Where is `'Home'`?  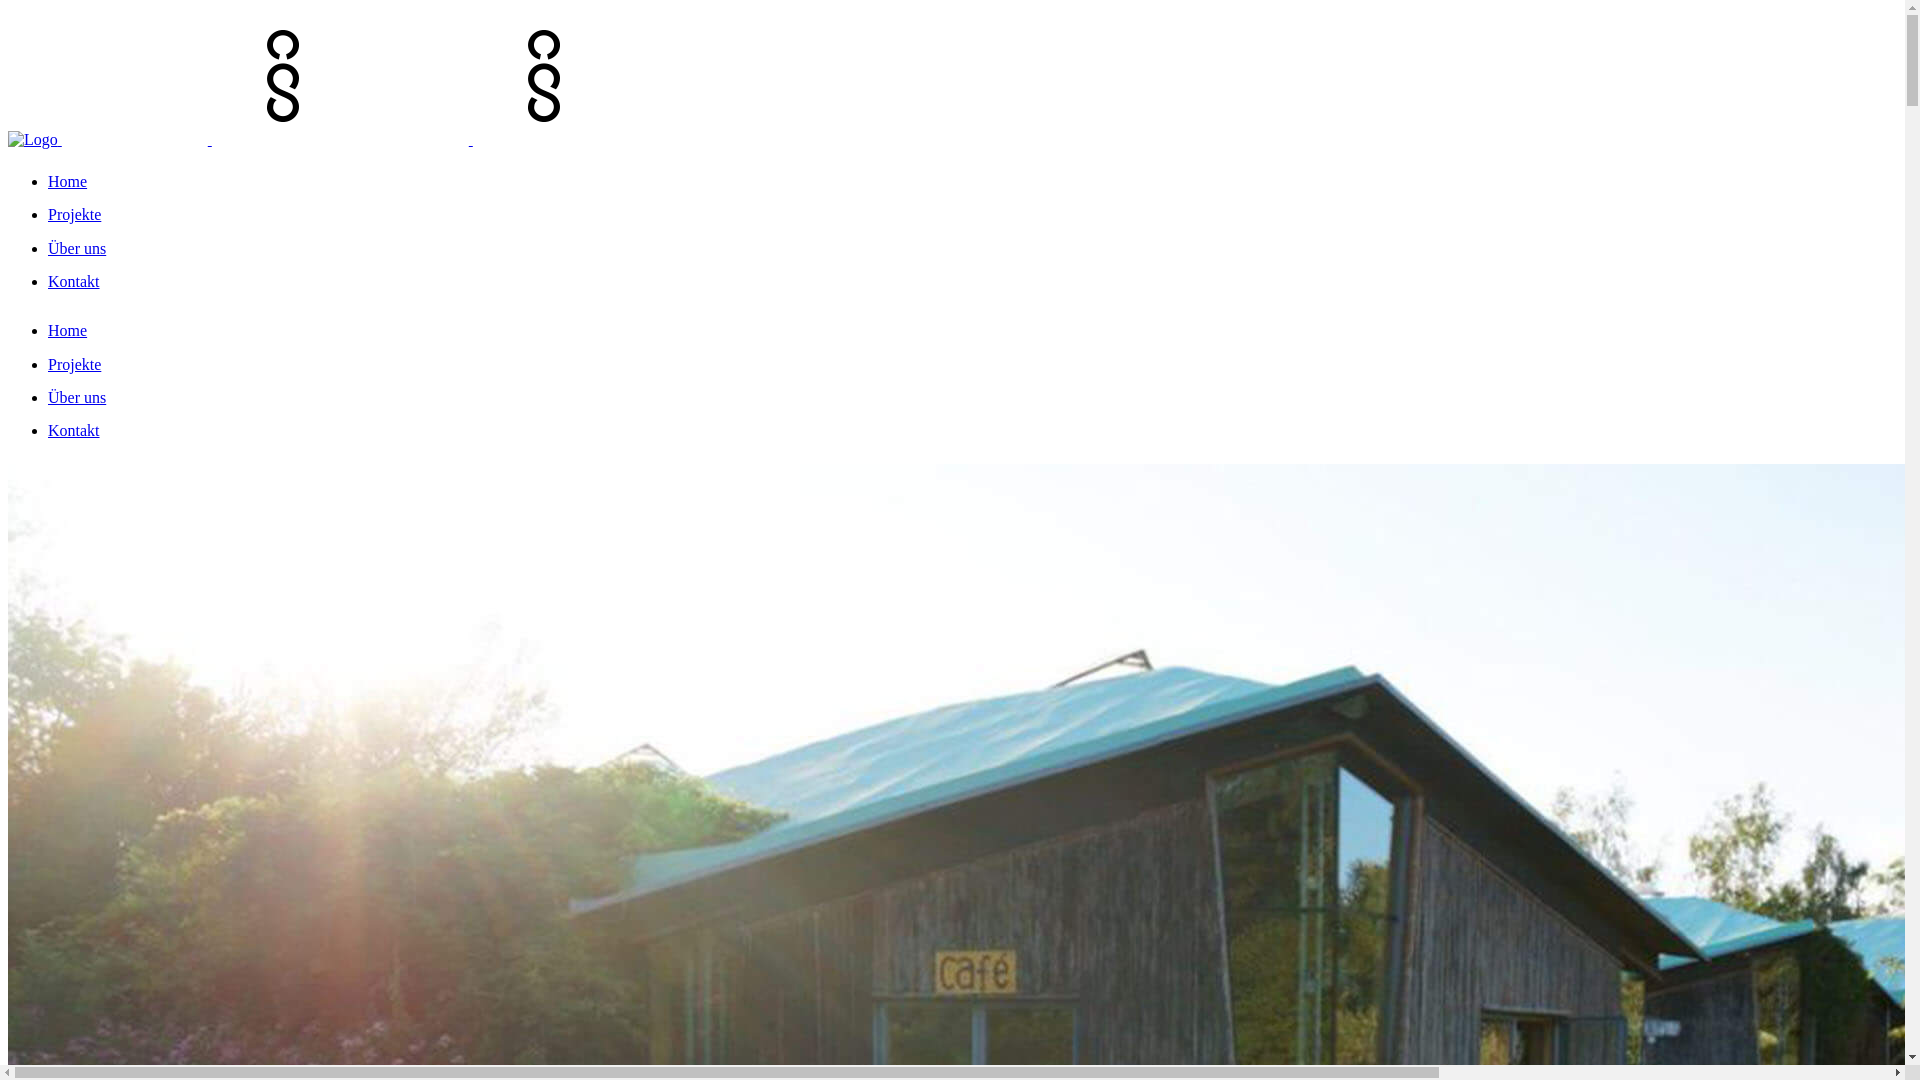
'Home' is located at coordinates (48, 181).